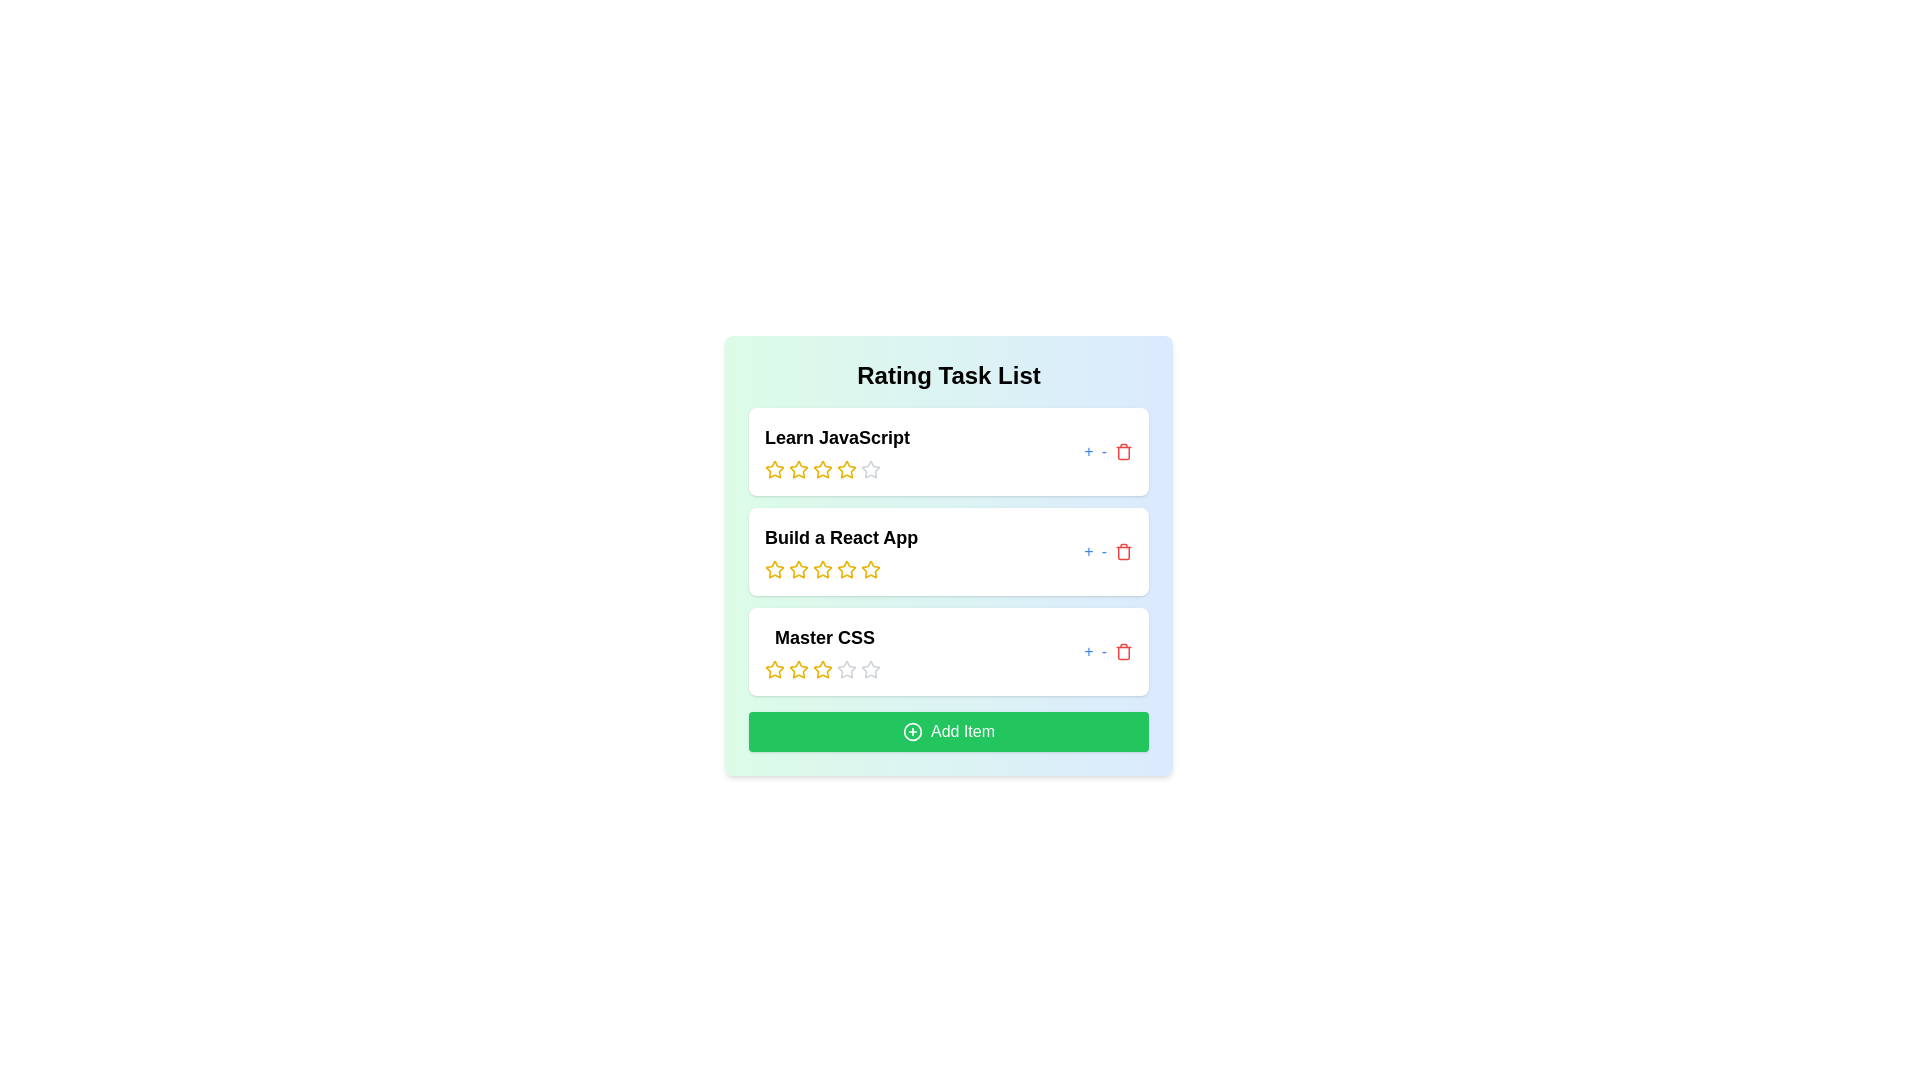 This screenshot has width=1920, height=1080. Describe the element at coordinates (1103, 651) in the screenshot. I see `'-' button next to the item titled 'Master CSS' to decrease its rating` at that location.